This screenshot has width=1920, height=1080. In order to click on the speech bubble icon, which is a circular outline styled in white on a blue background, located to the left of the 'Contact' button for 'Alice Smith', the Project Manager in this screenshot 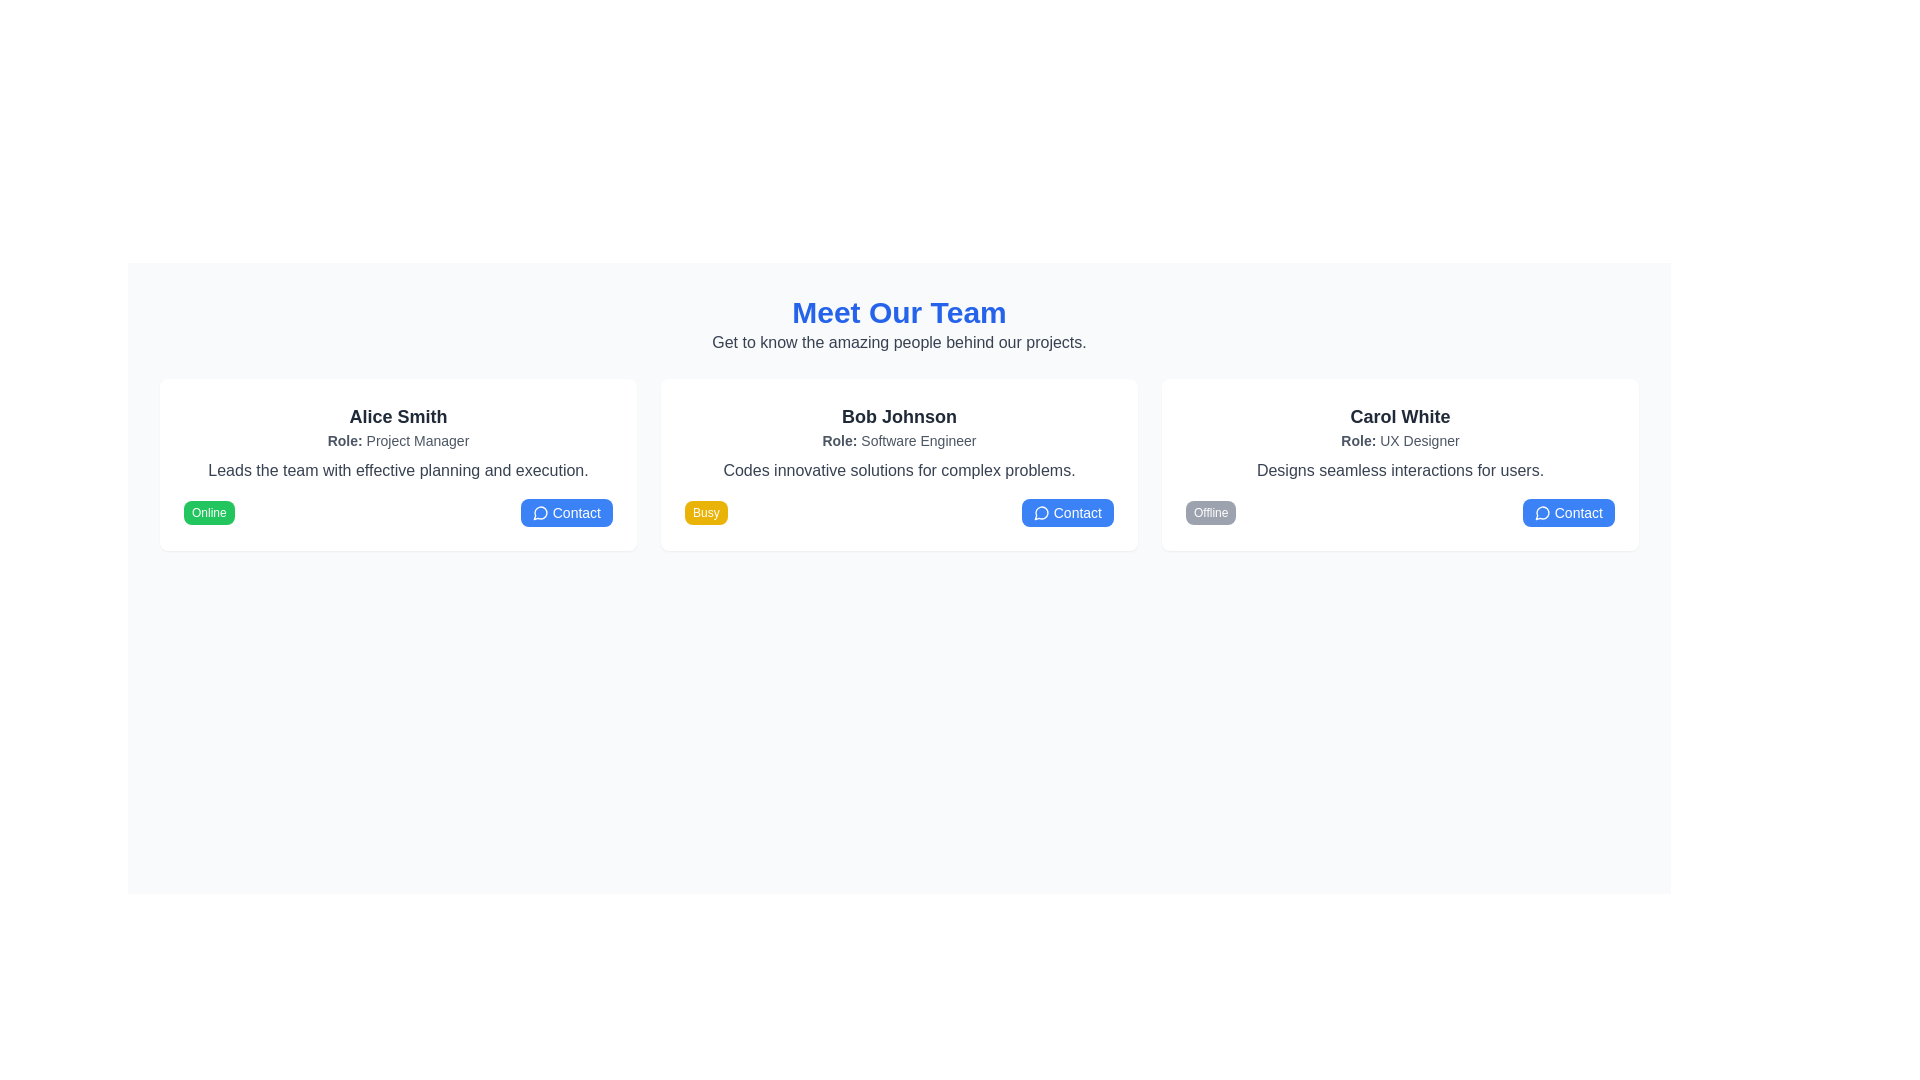, I will do `click(540, 512)`.